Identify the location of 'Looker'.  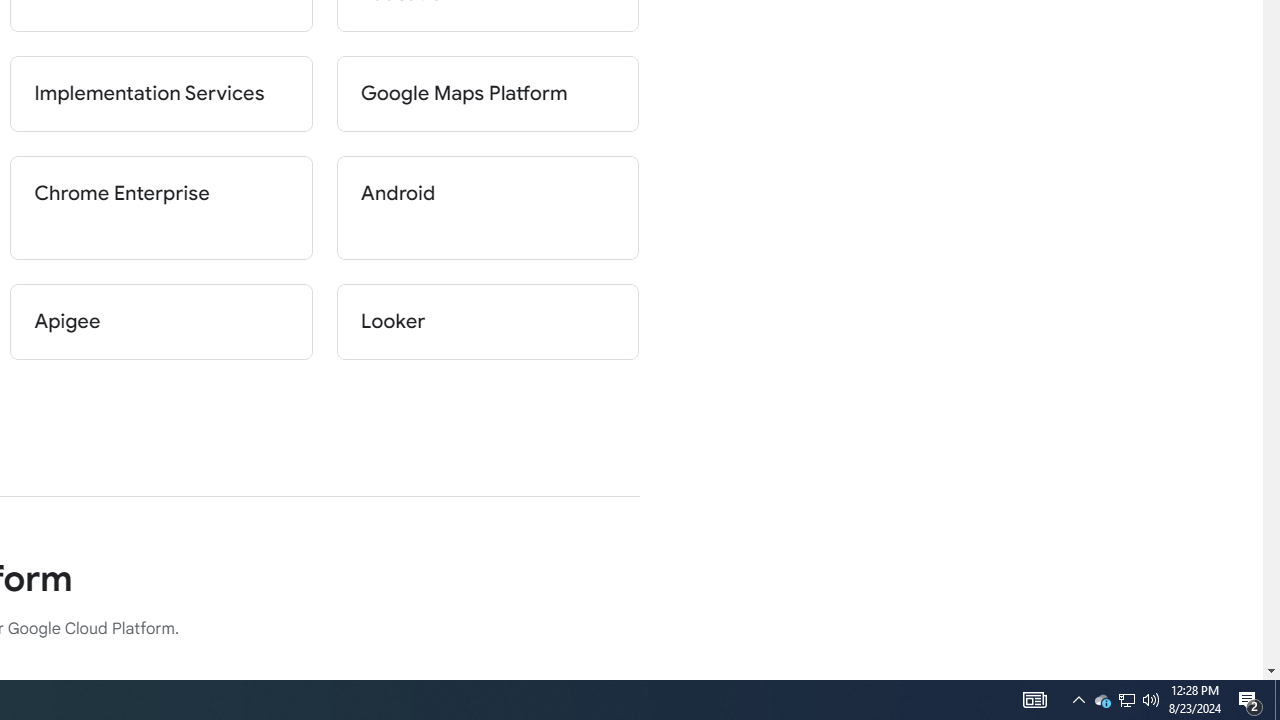
(487, 320).